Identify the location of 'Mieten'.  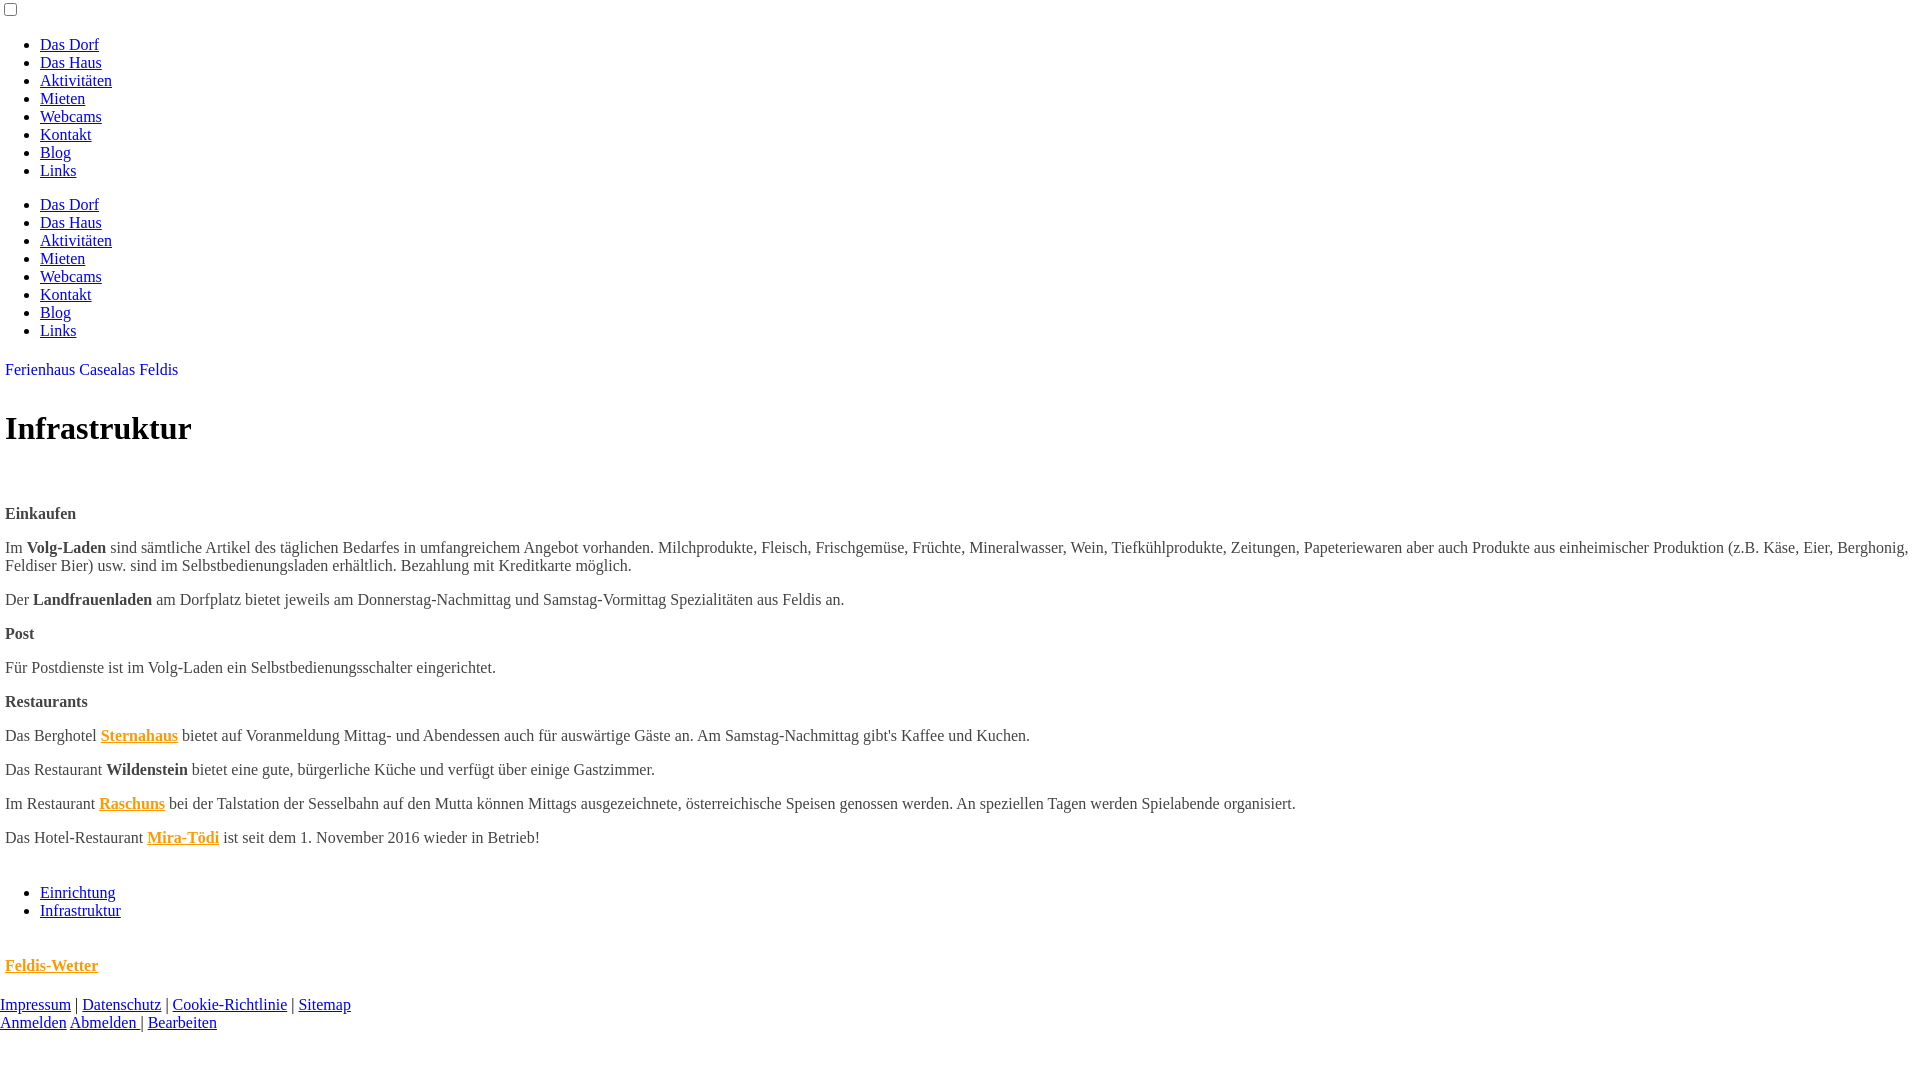
(39, 257).